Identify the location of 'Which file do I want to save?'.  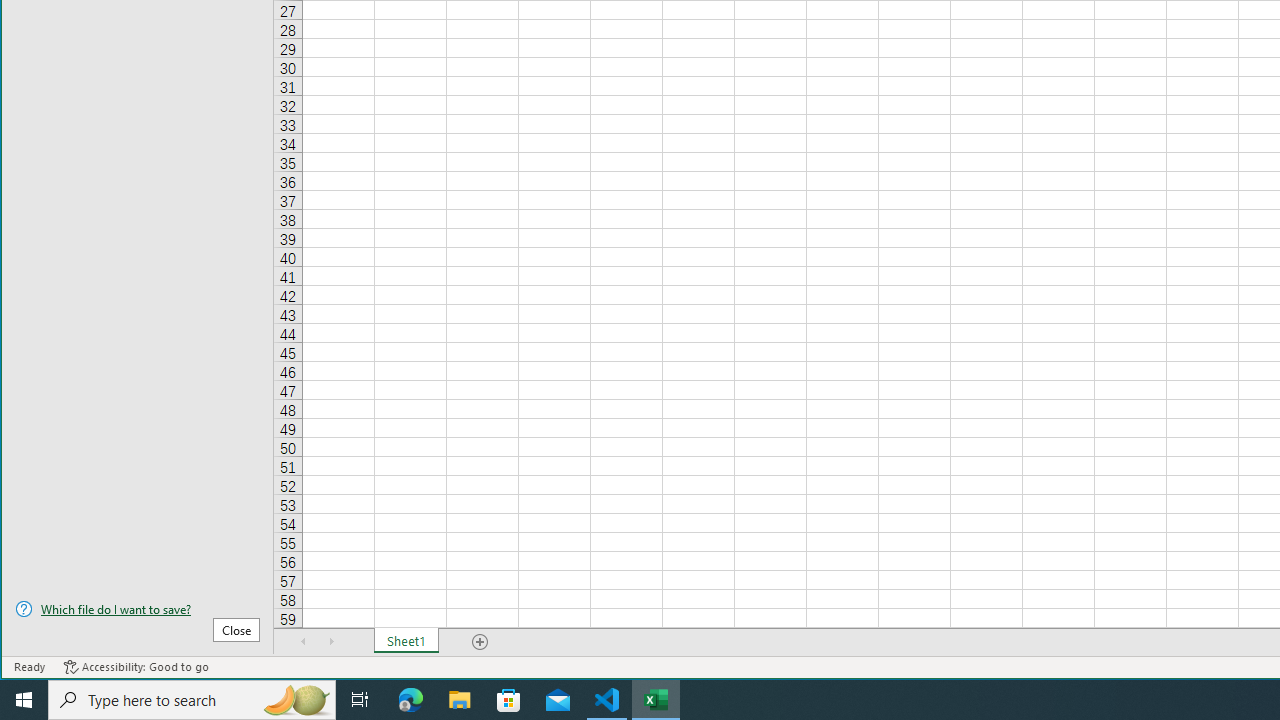
(136, 608).